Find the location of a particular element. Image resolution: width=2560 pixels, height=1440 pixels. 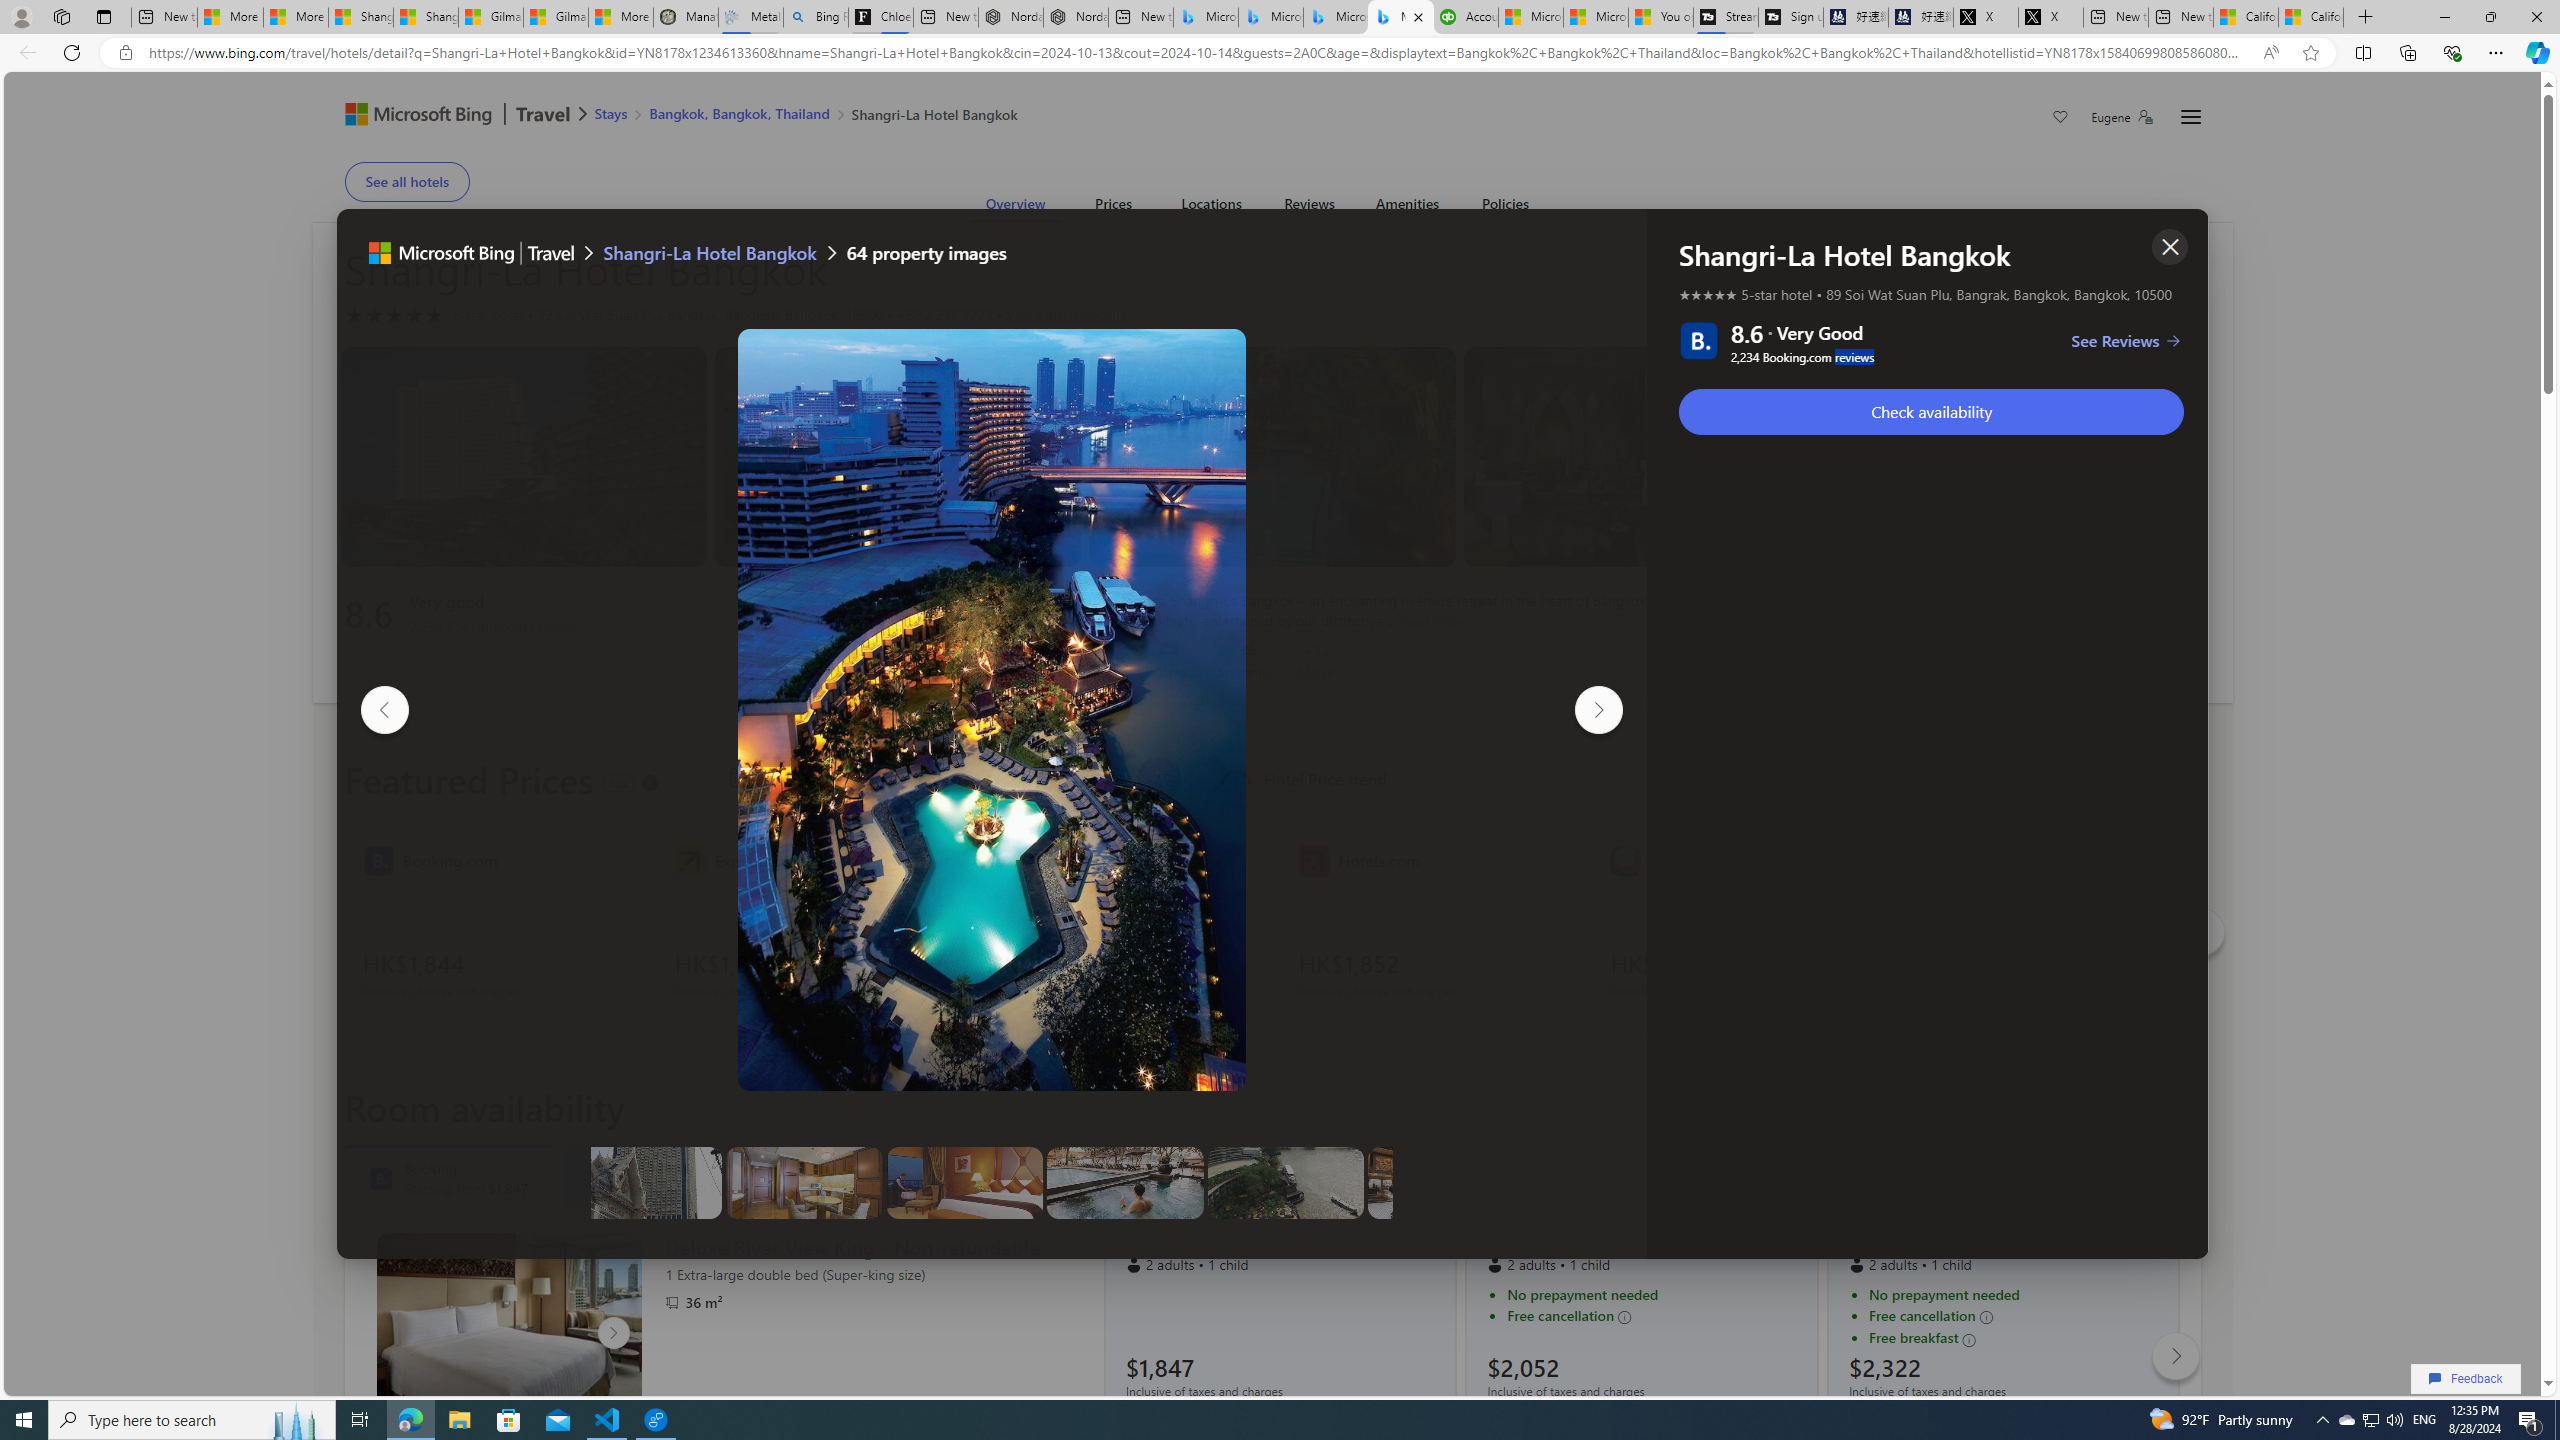

'Manatee Mortality Statistics | FWC' is located at coordinates (685, 16).